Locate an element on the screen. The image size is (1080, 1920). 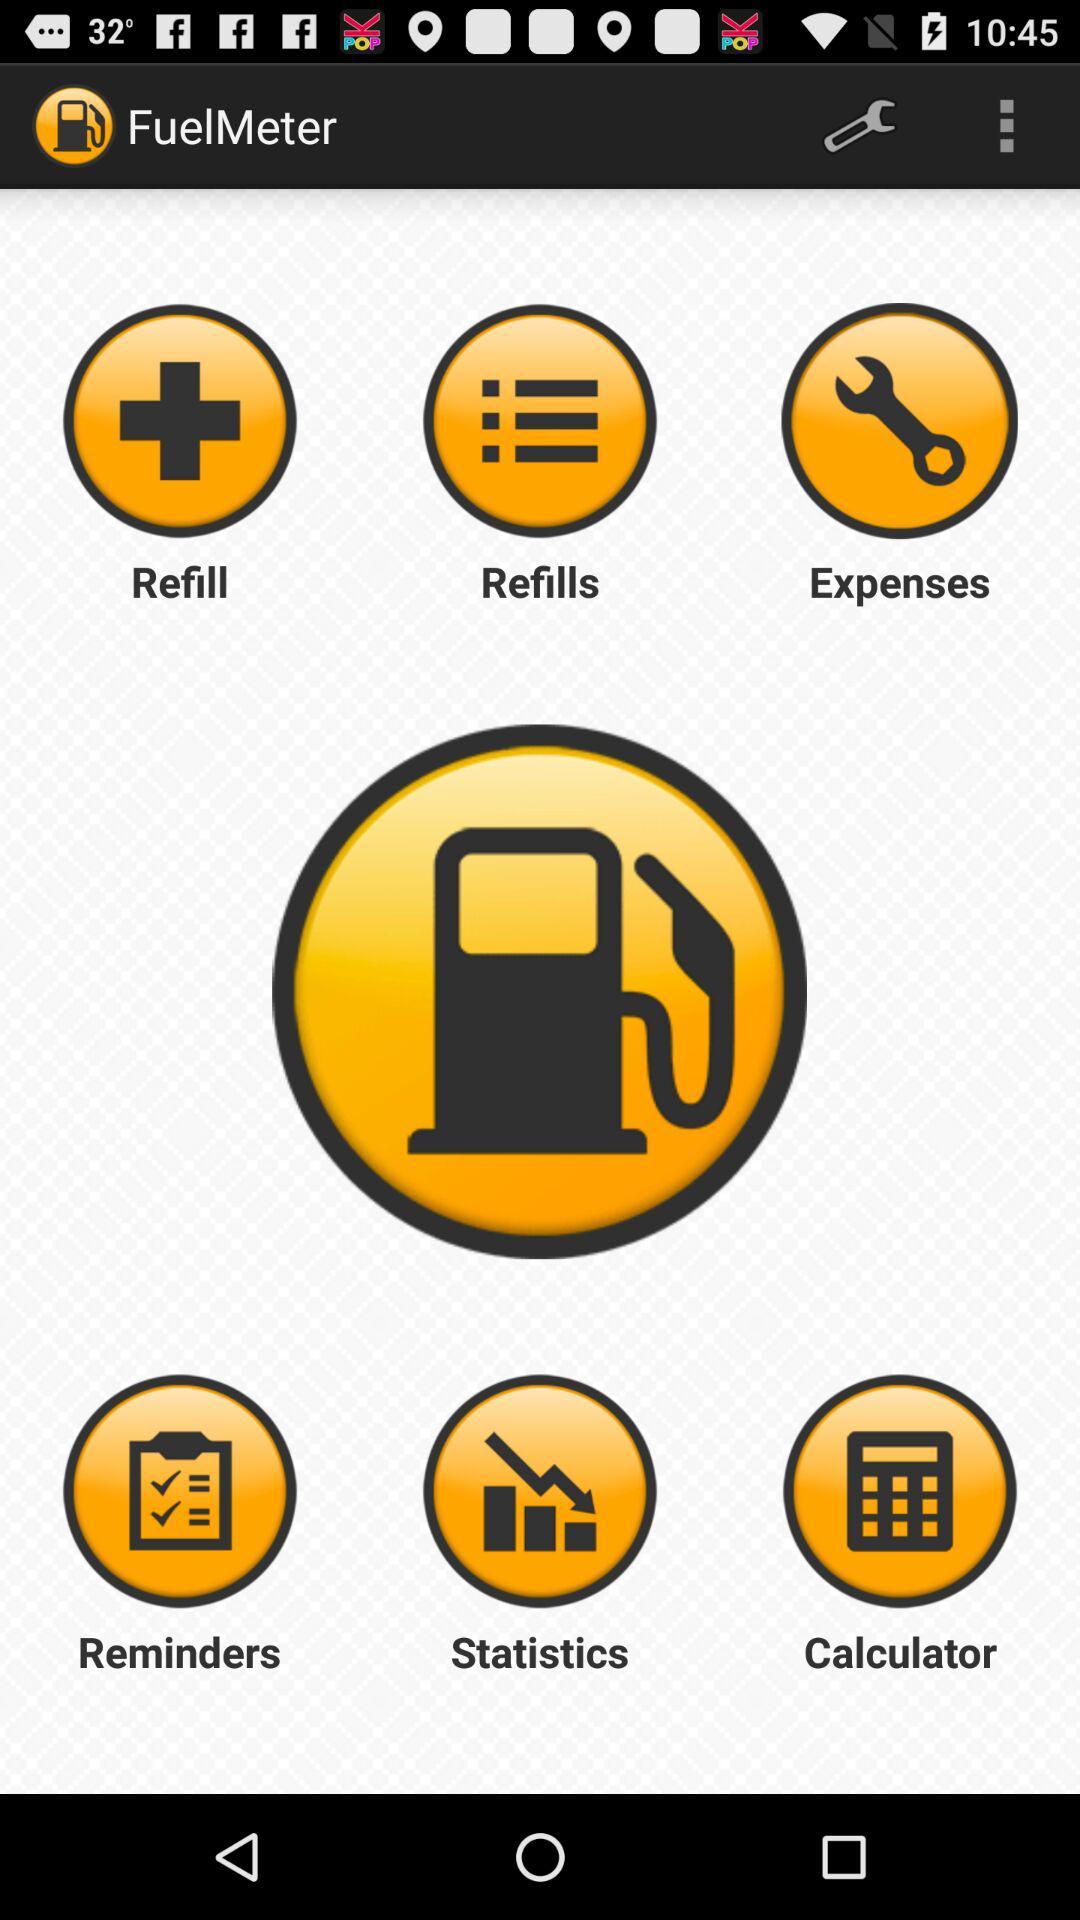
to use calculator is located at coordinates (898, 1491).